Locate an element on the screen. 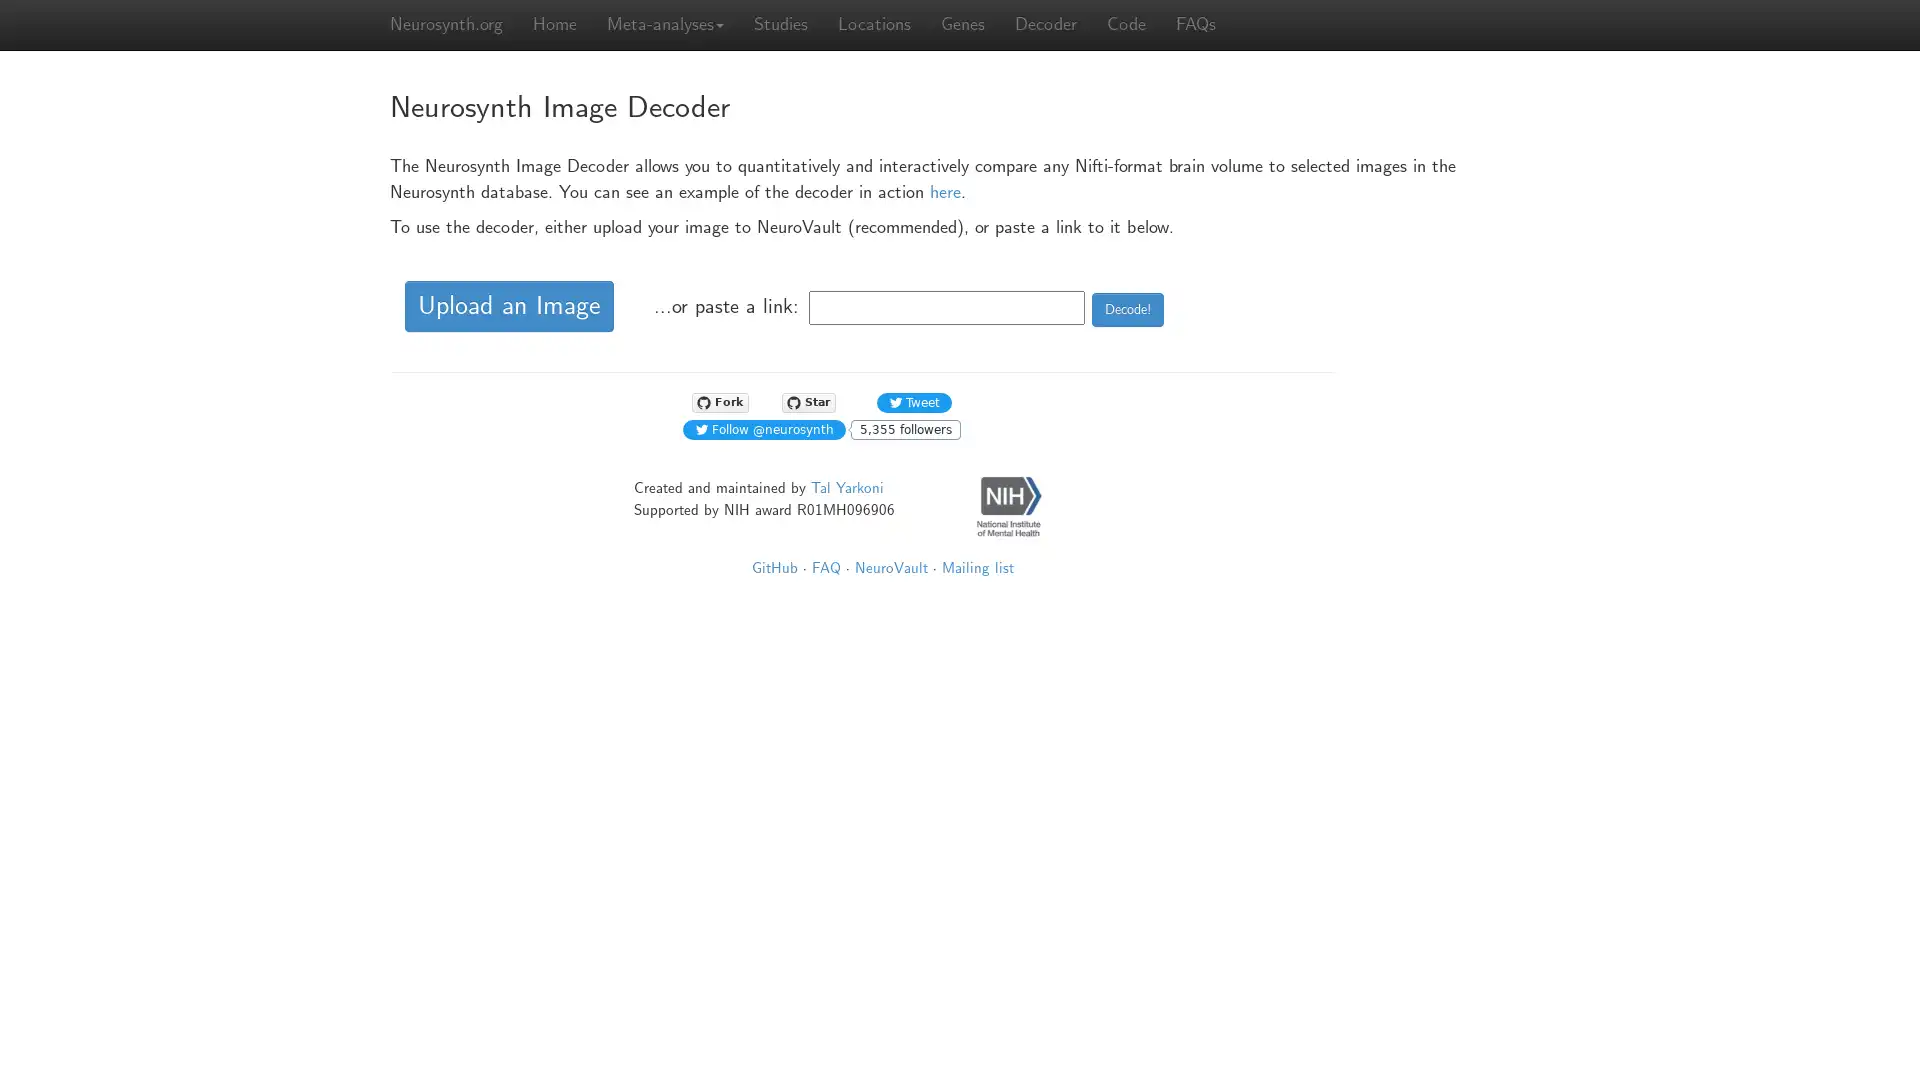 The width and height of the screenshot is (1920, 1080). Decode! is located at coordinates (1128, 308).